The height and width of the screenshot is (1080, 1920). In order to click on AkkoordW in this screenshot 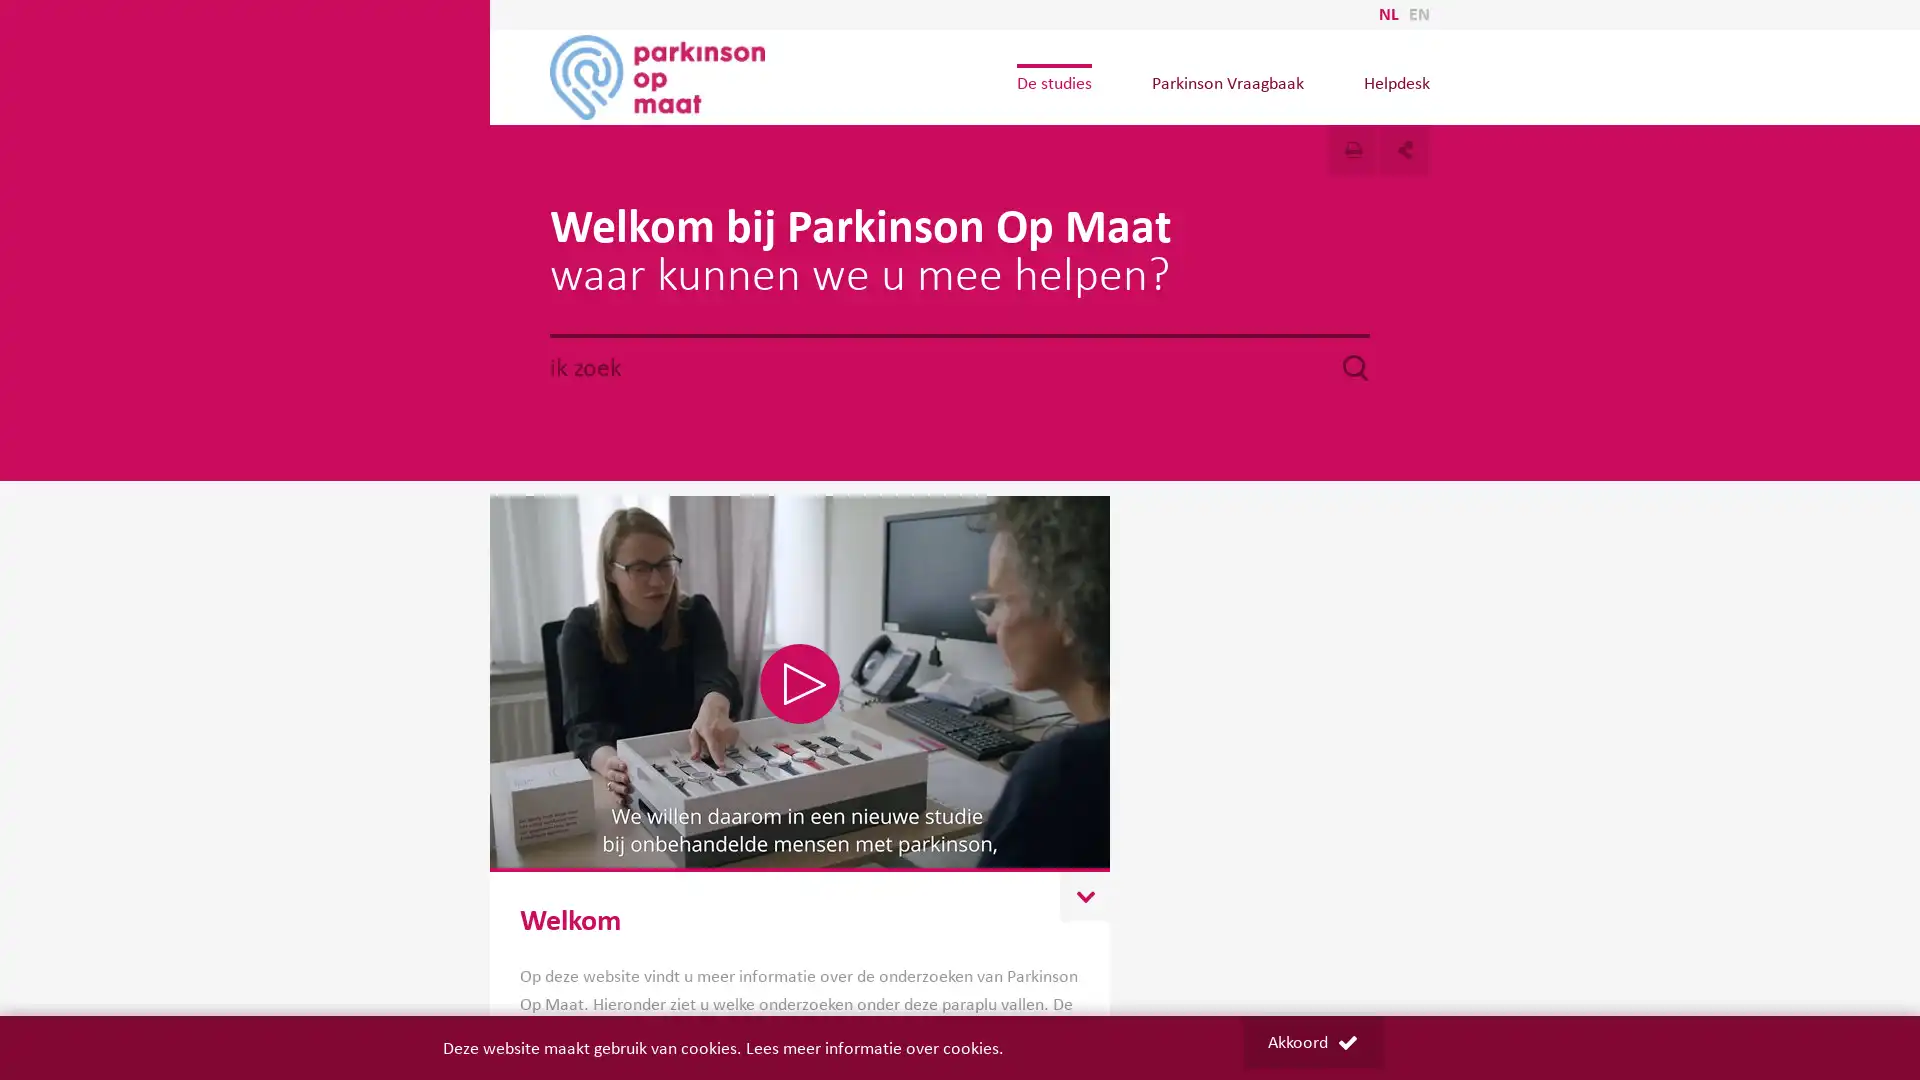, I will do `click(1311, 1041)`.